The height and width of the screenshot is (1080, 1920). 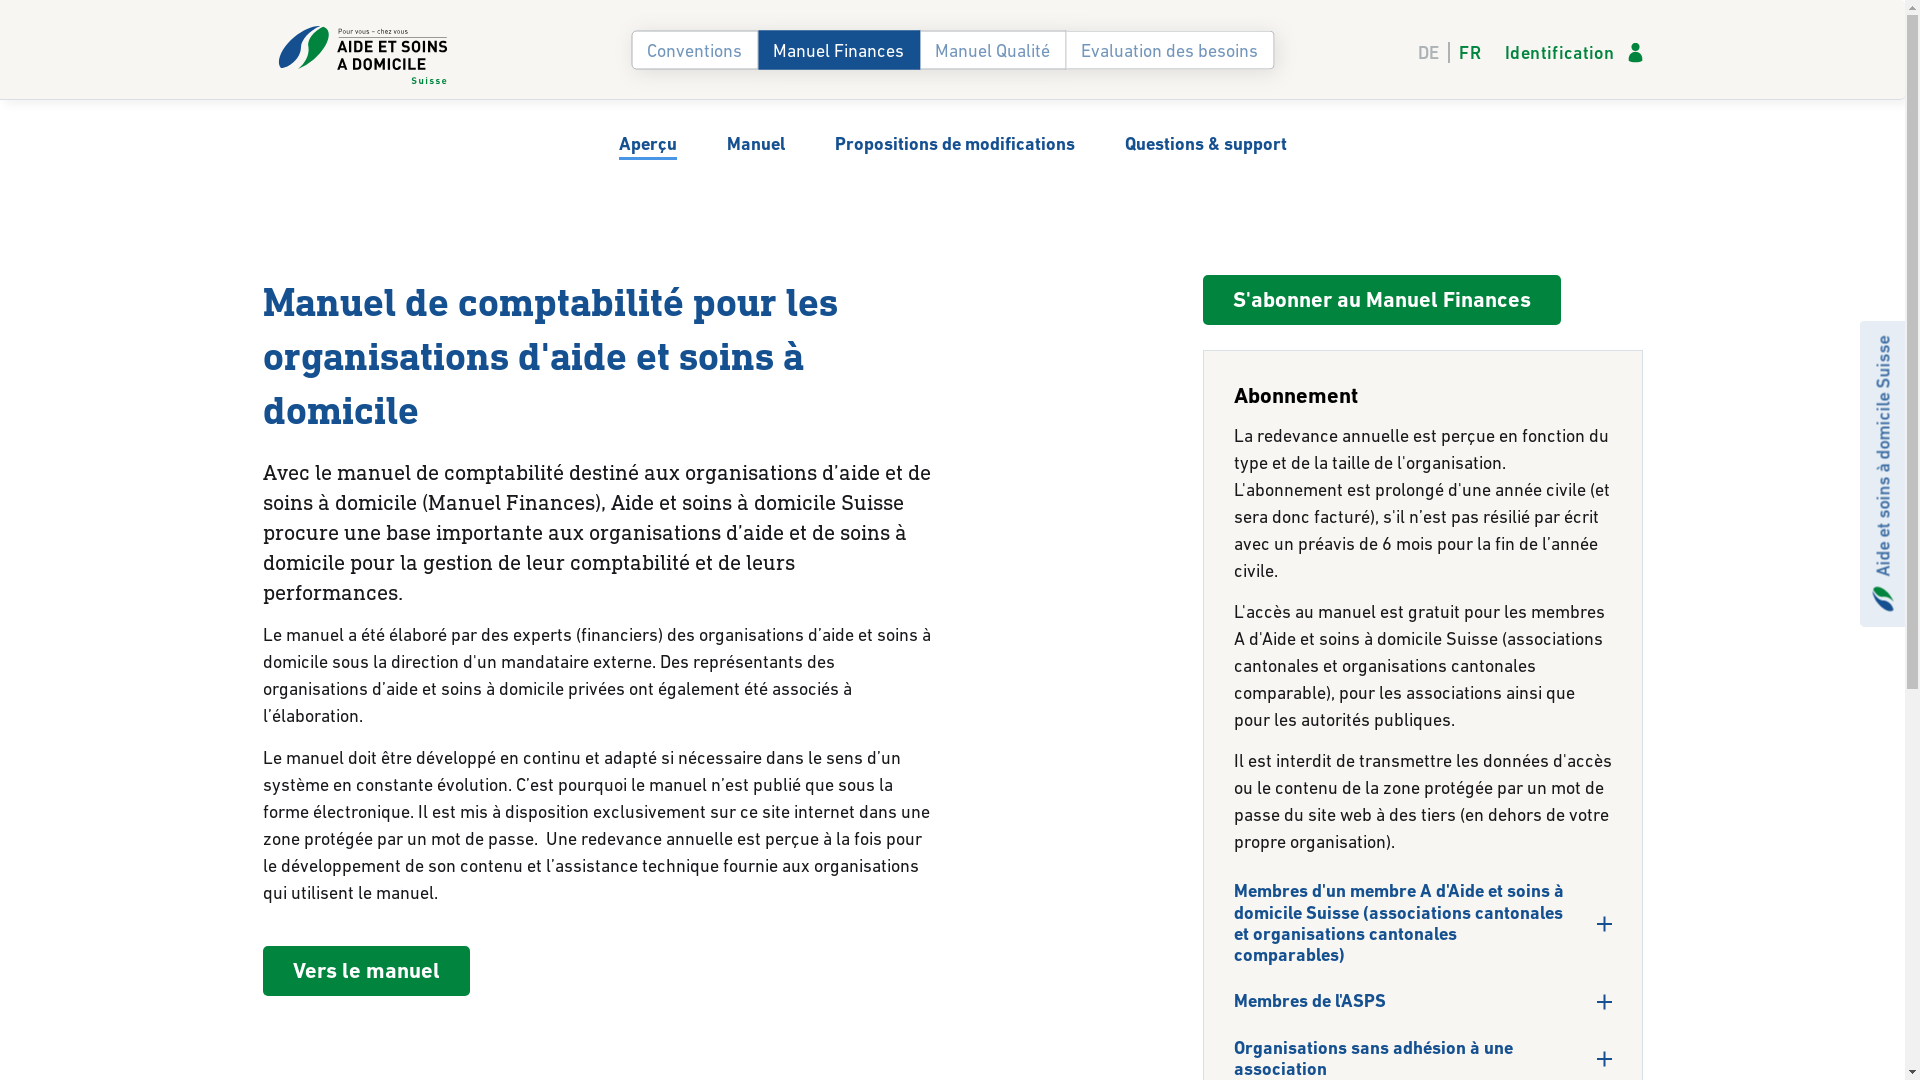 What do you see at coordinates (365, 970) in the screenshot?
I see `'Vers le manuel'` at bounding box center [365, 970].